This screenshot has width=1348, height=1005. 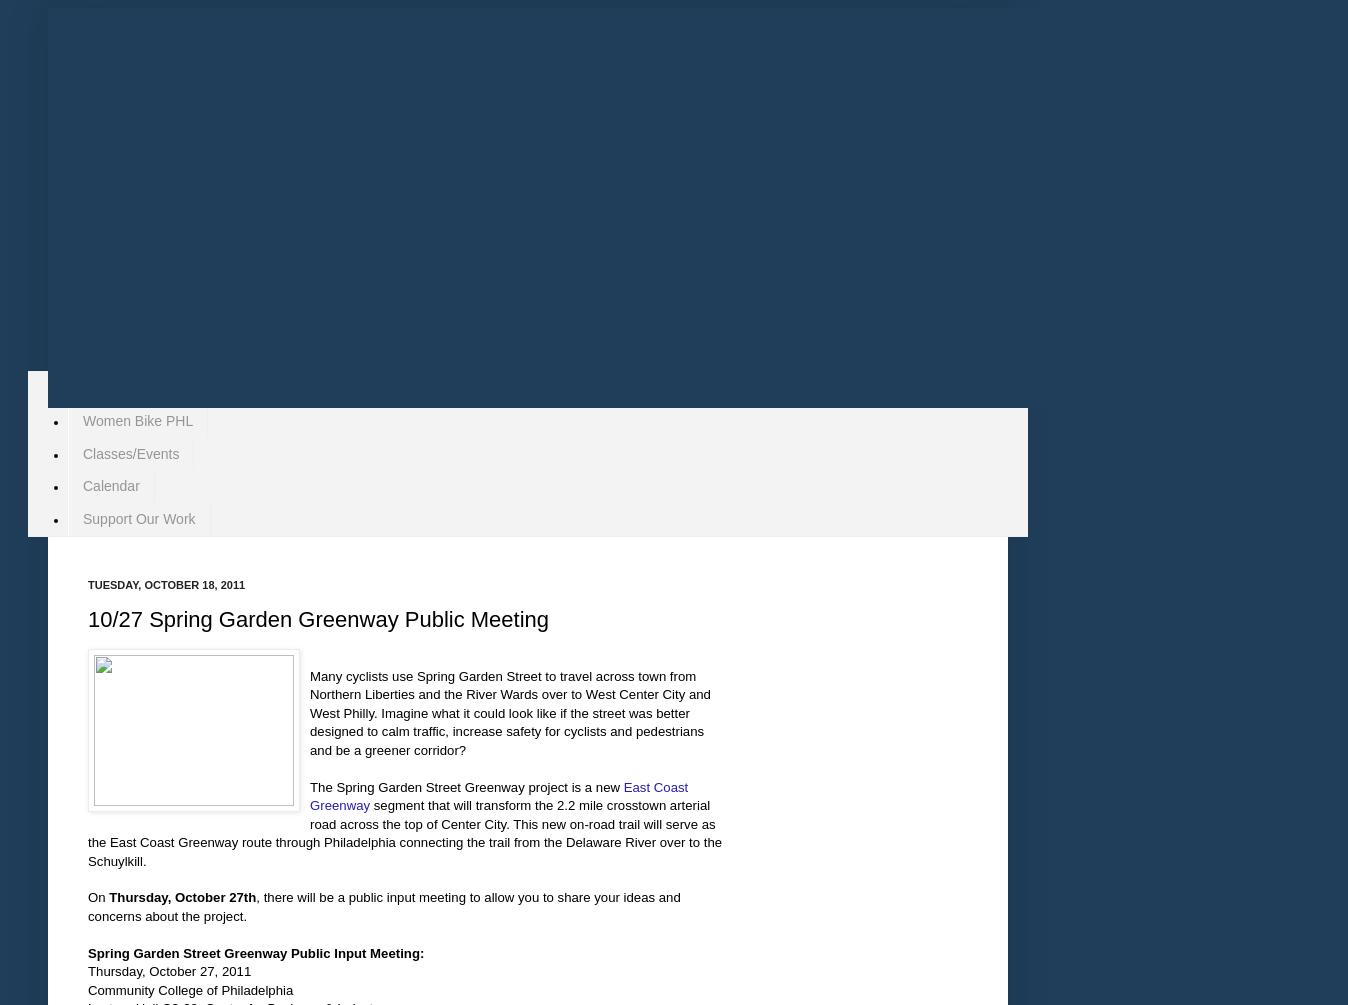 I want to click on 'Support Our Work', so click(x=82, y=517).